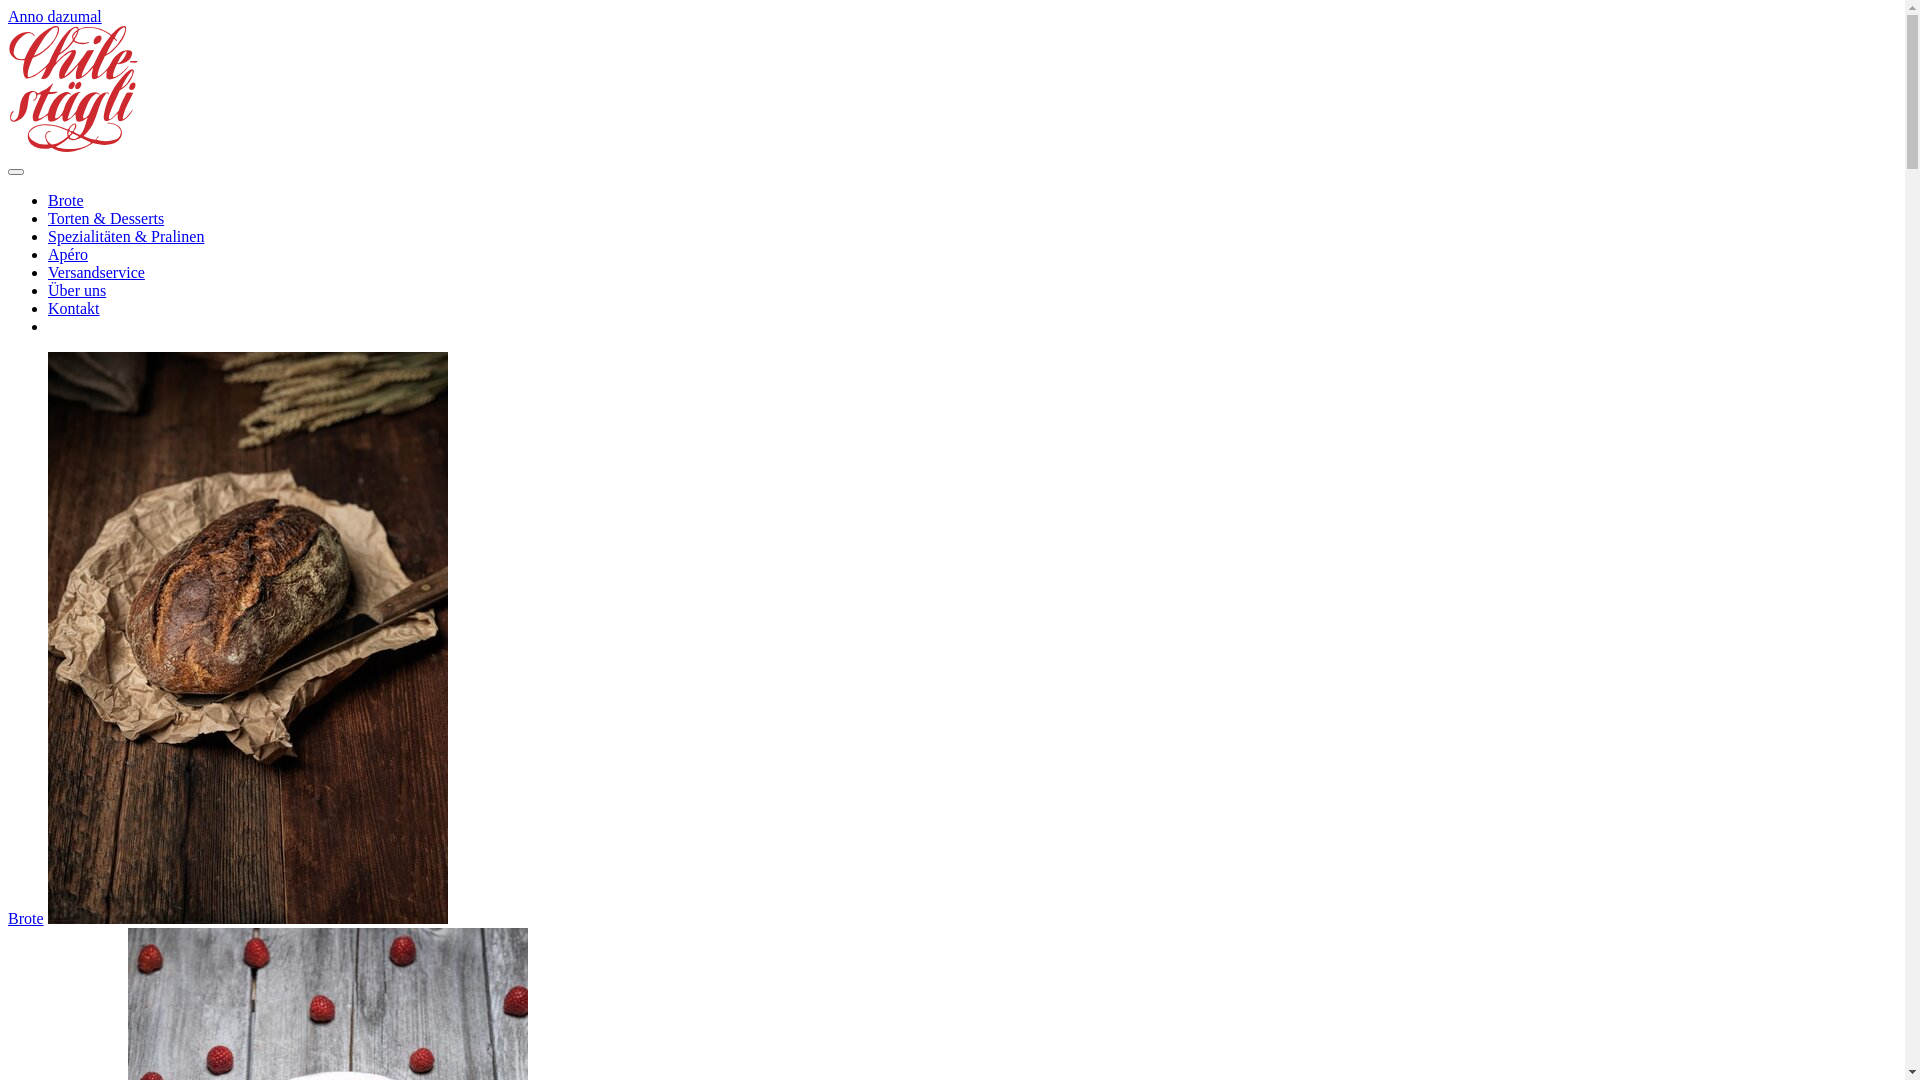 The height and width of the screenshot is (1080, 1920). I want to click on 'Brote', so click(8, 918).